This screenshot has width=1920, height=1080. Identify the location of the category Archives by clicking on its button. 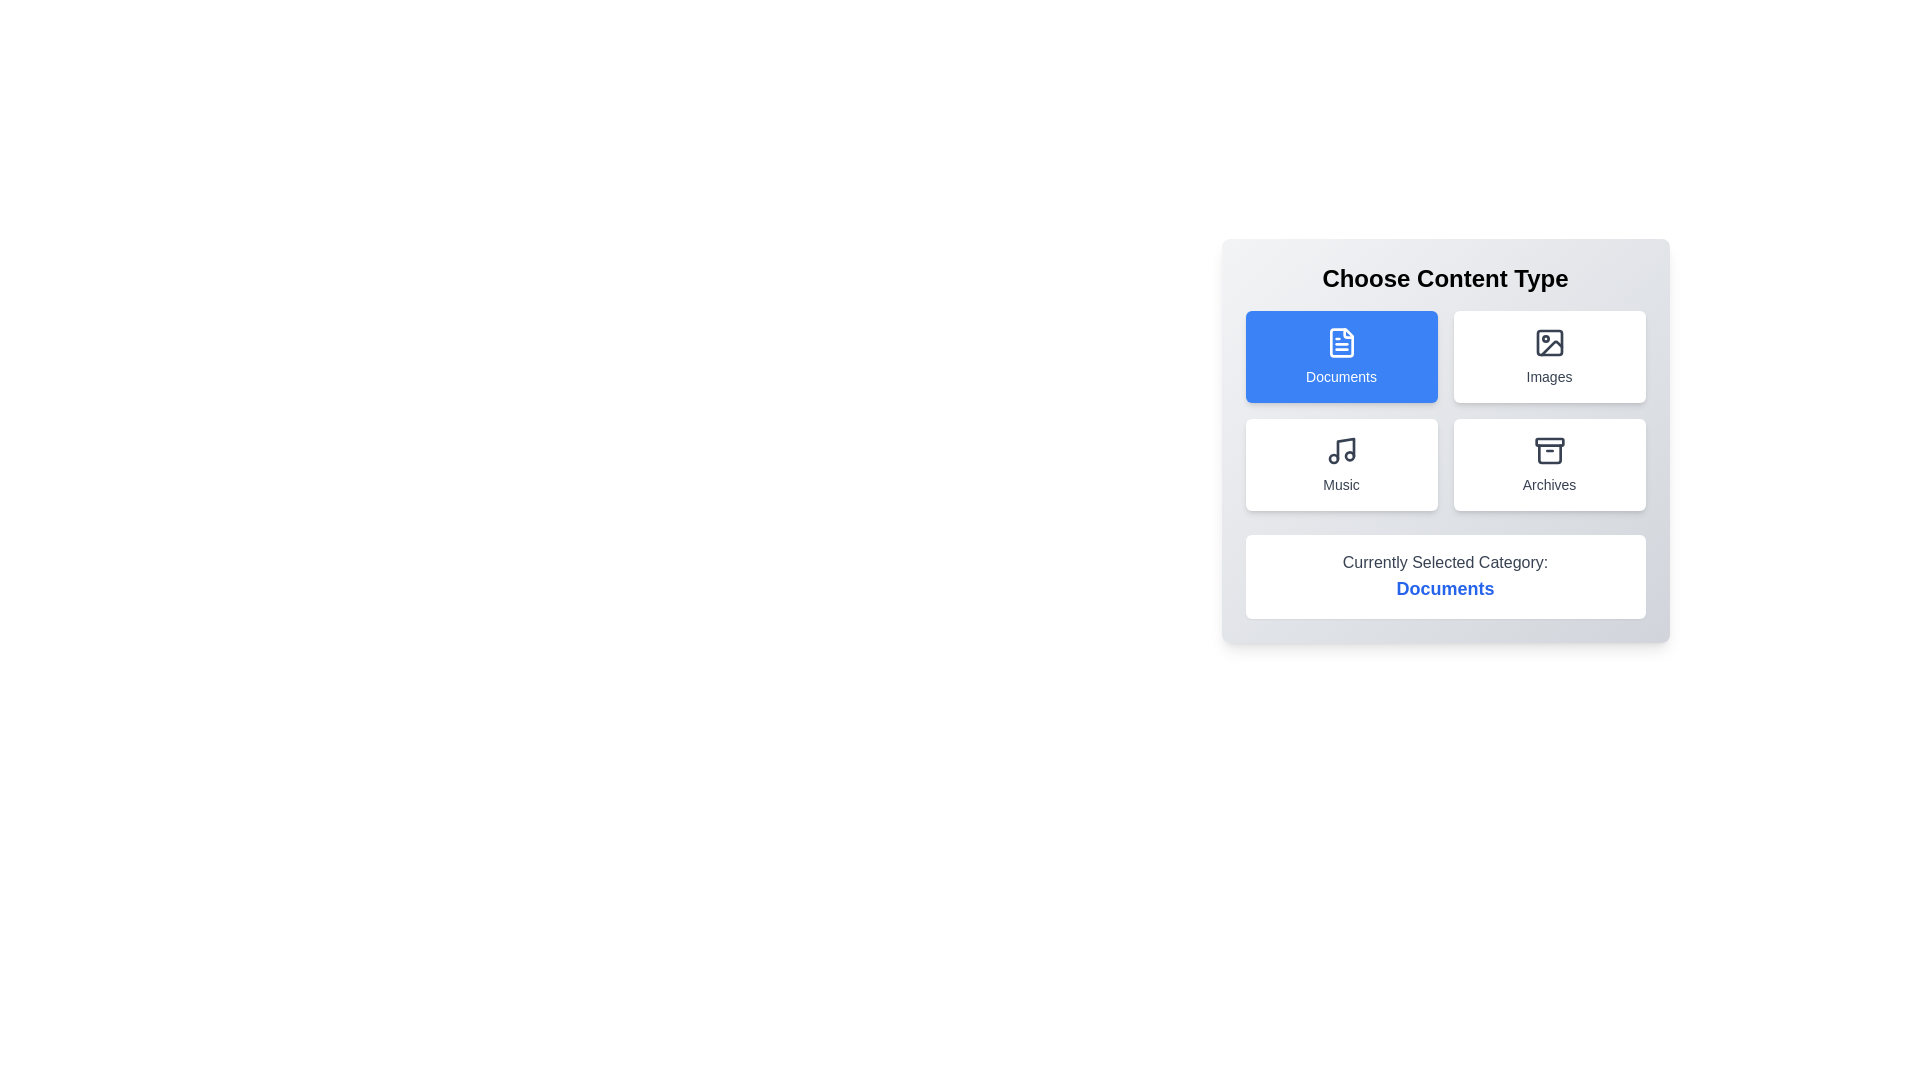
(1548, 465).